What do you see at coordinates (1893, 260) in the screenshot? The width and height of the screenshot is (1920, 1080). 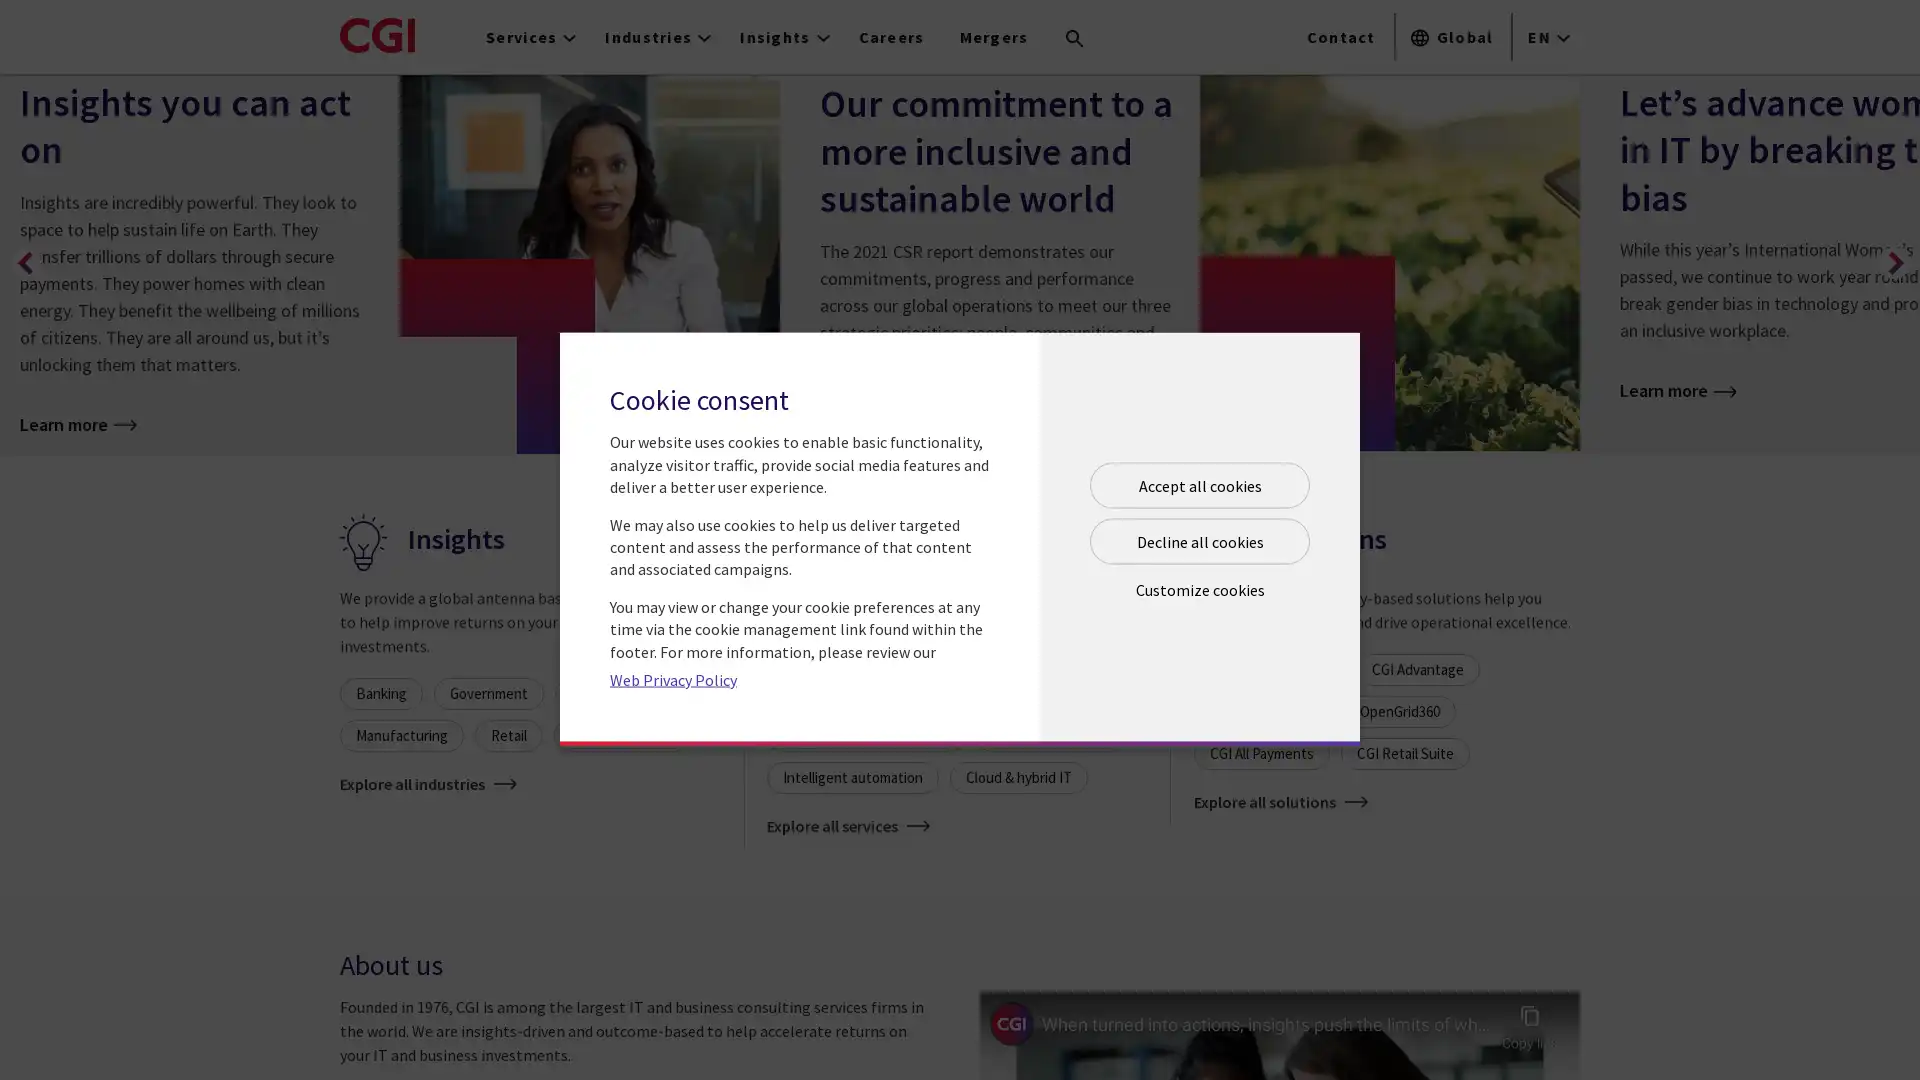 I see `Next` at bounding box center [1893, 260].